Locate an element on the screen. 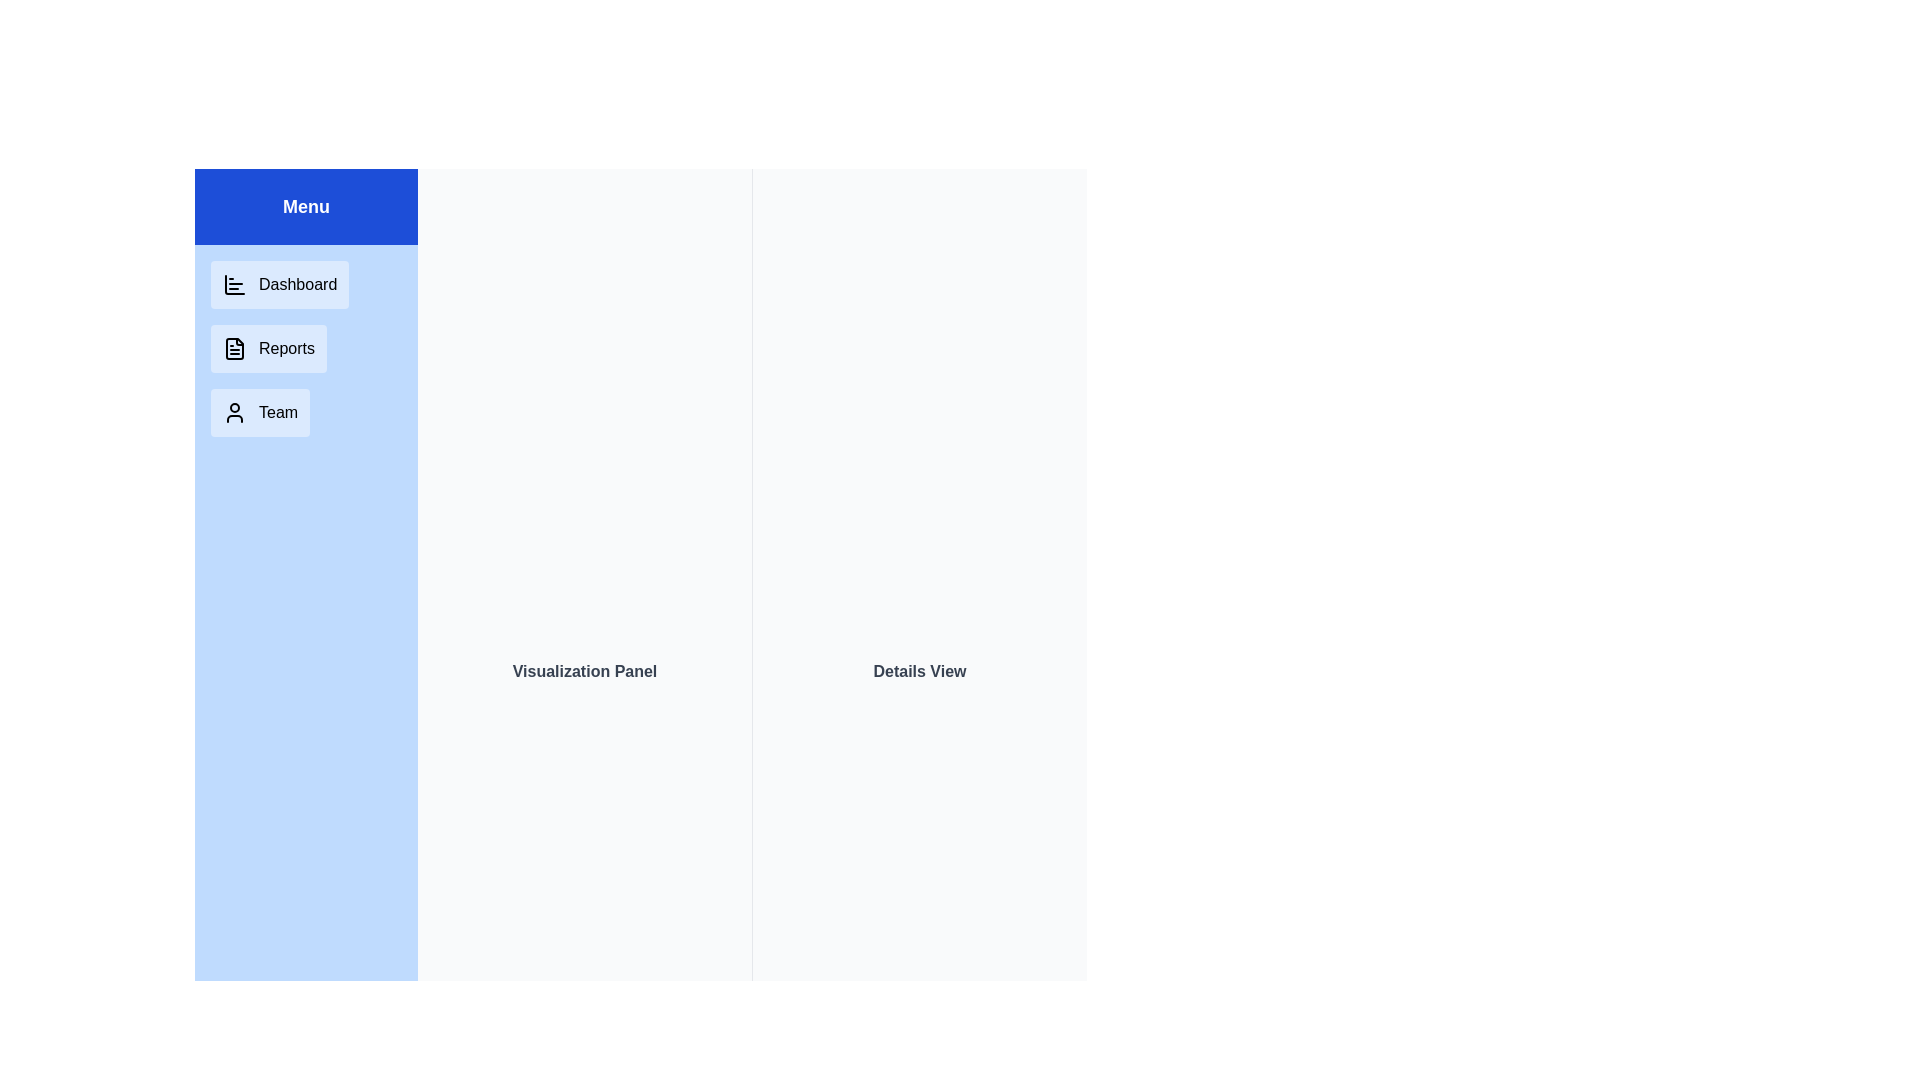  the 'Dashboard' button which contains the bar chart icon on its left side is located at coordinates (235, 285).